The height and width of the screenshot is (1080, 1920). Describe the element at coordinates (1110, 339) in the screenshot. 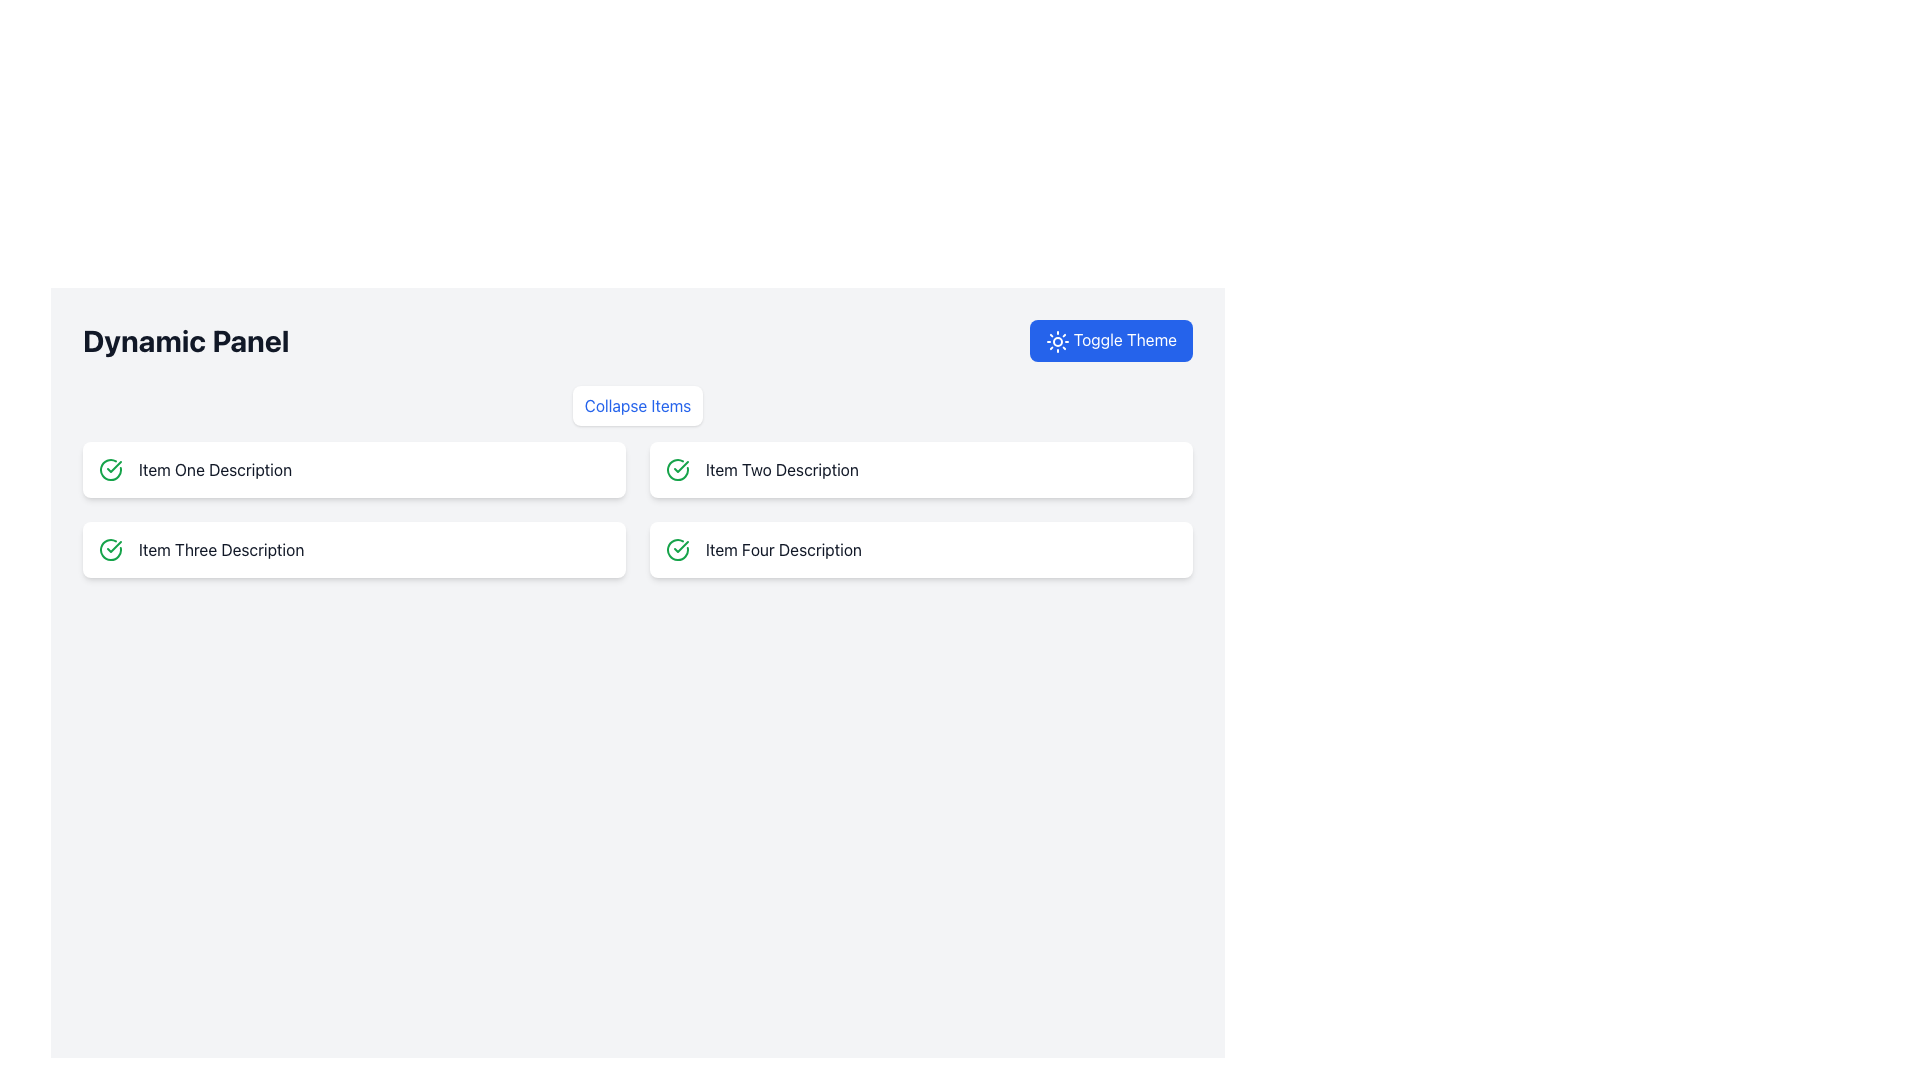

I see `the theme toggle button located in the top-right corner of the header, adjacent to the text 'Dynamic Panel'` at that location.